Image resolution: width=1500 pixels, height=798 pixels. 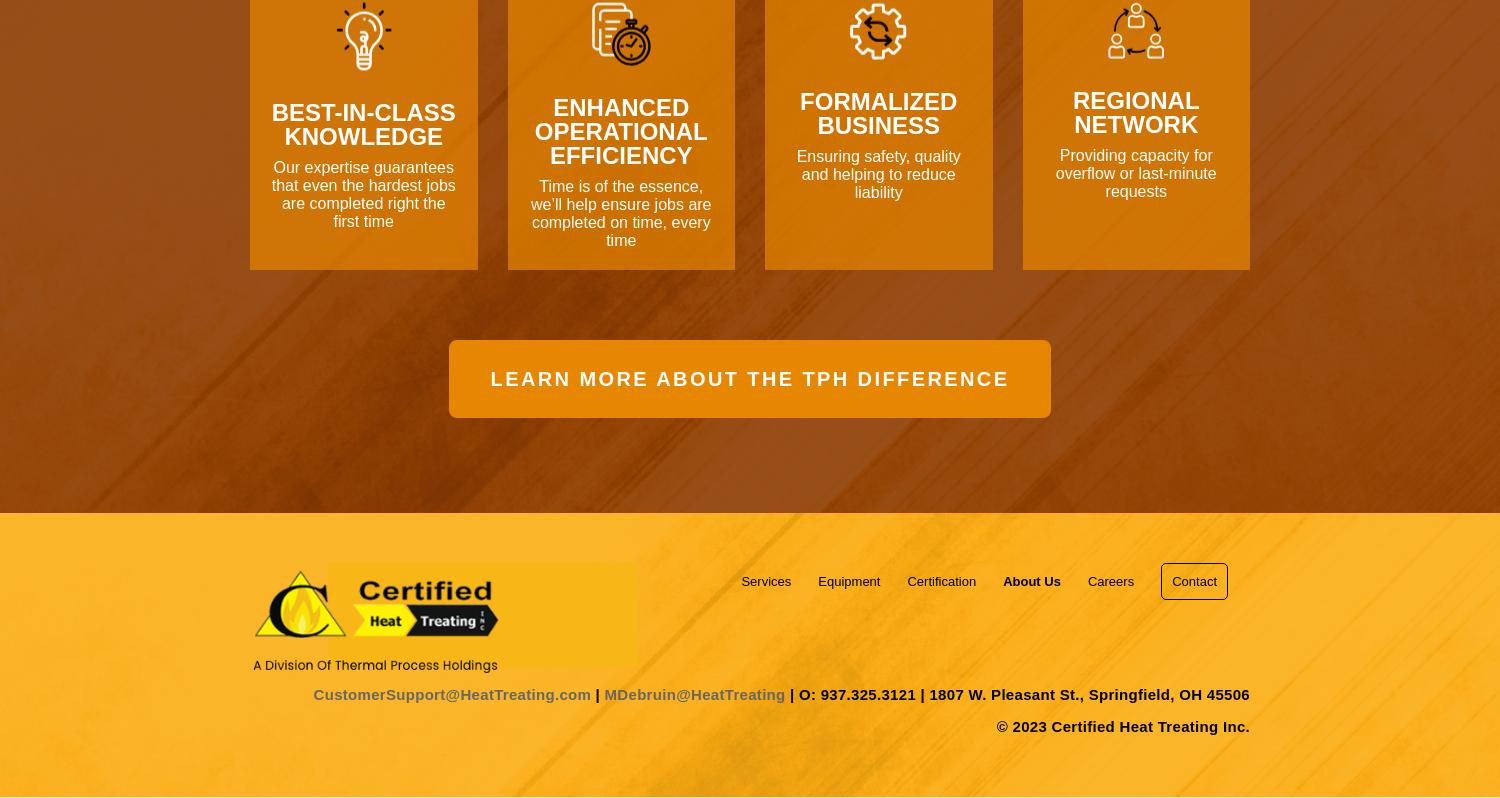 I want to click on 'Equipment', so click(x=847, y=580).